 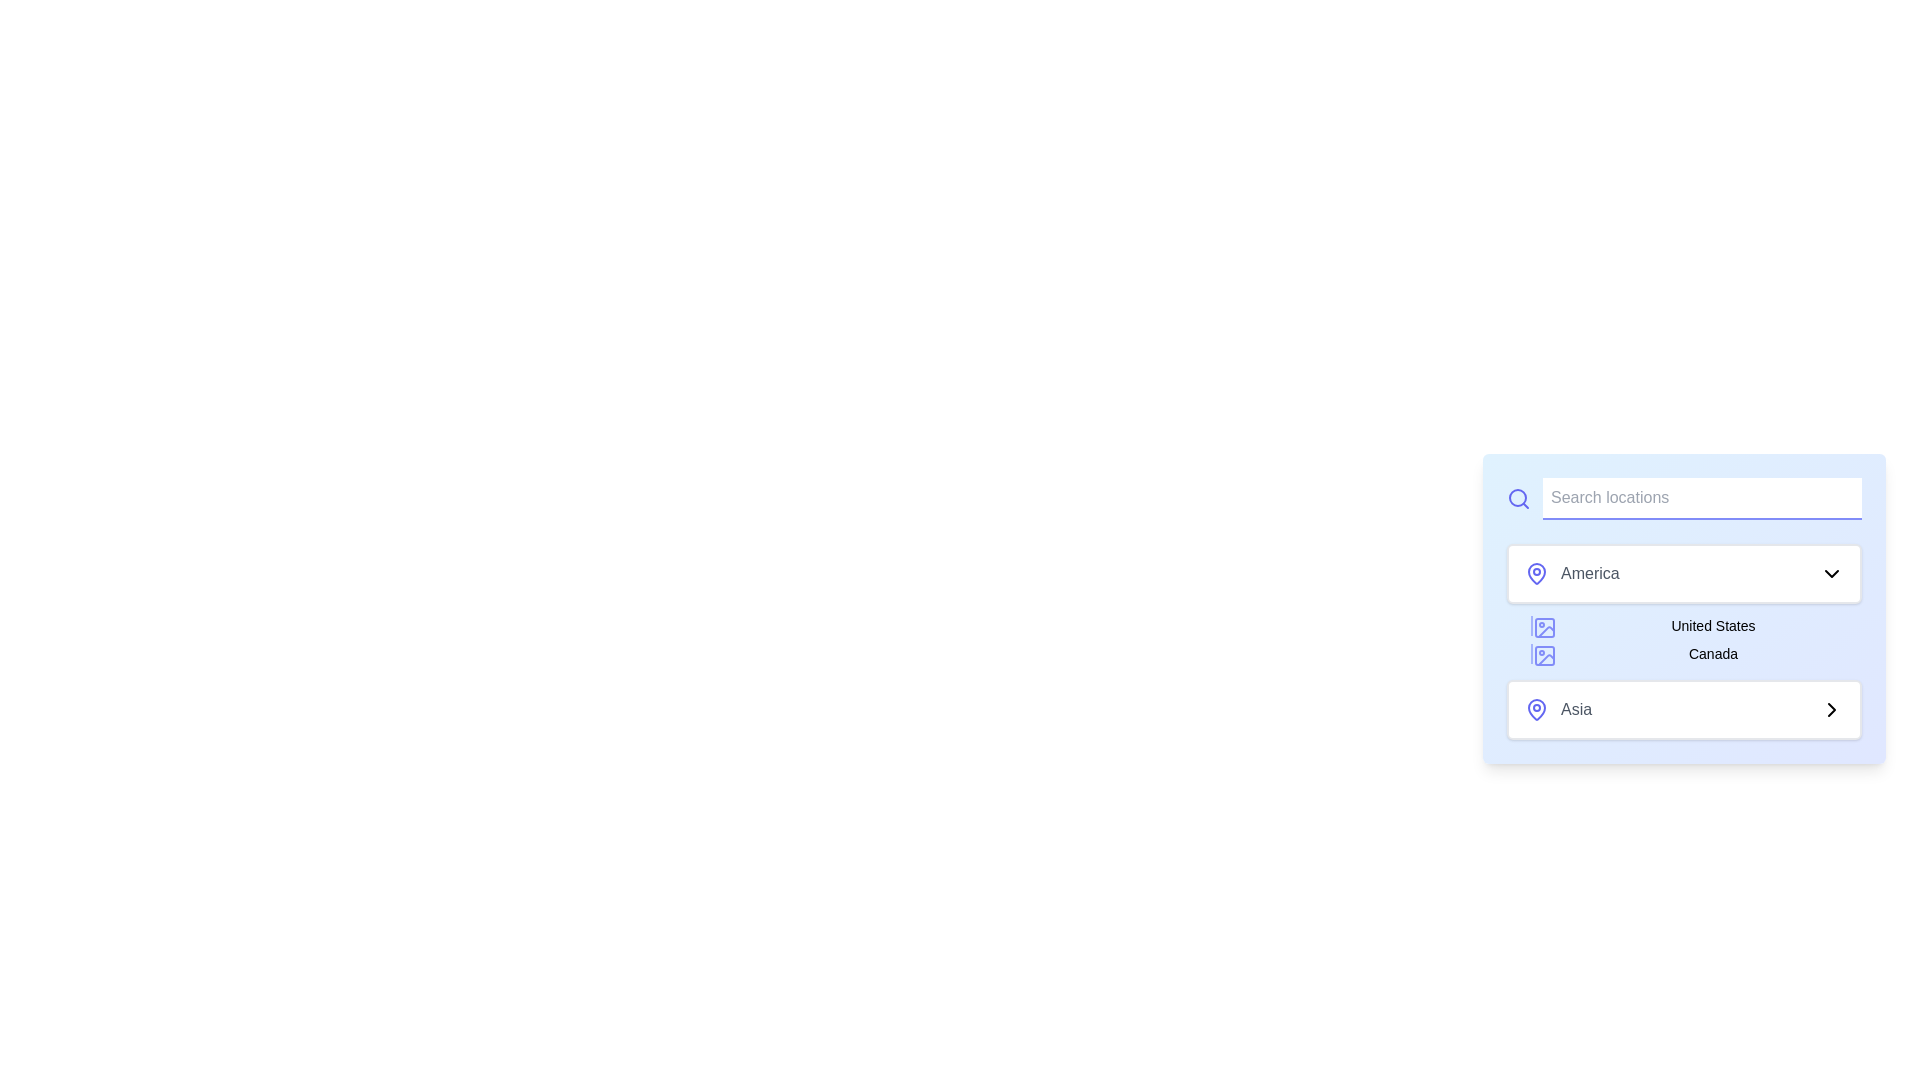 I want to click on the dropdown toggle item labeled 'America', so click(x=1683, y=574).